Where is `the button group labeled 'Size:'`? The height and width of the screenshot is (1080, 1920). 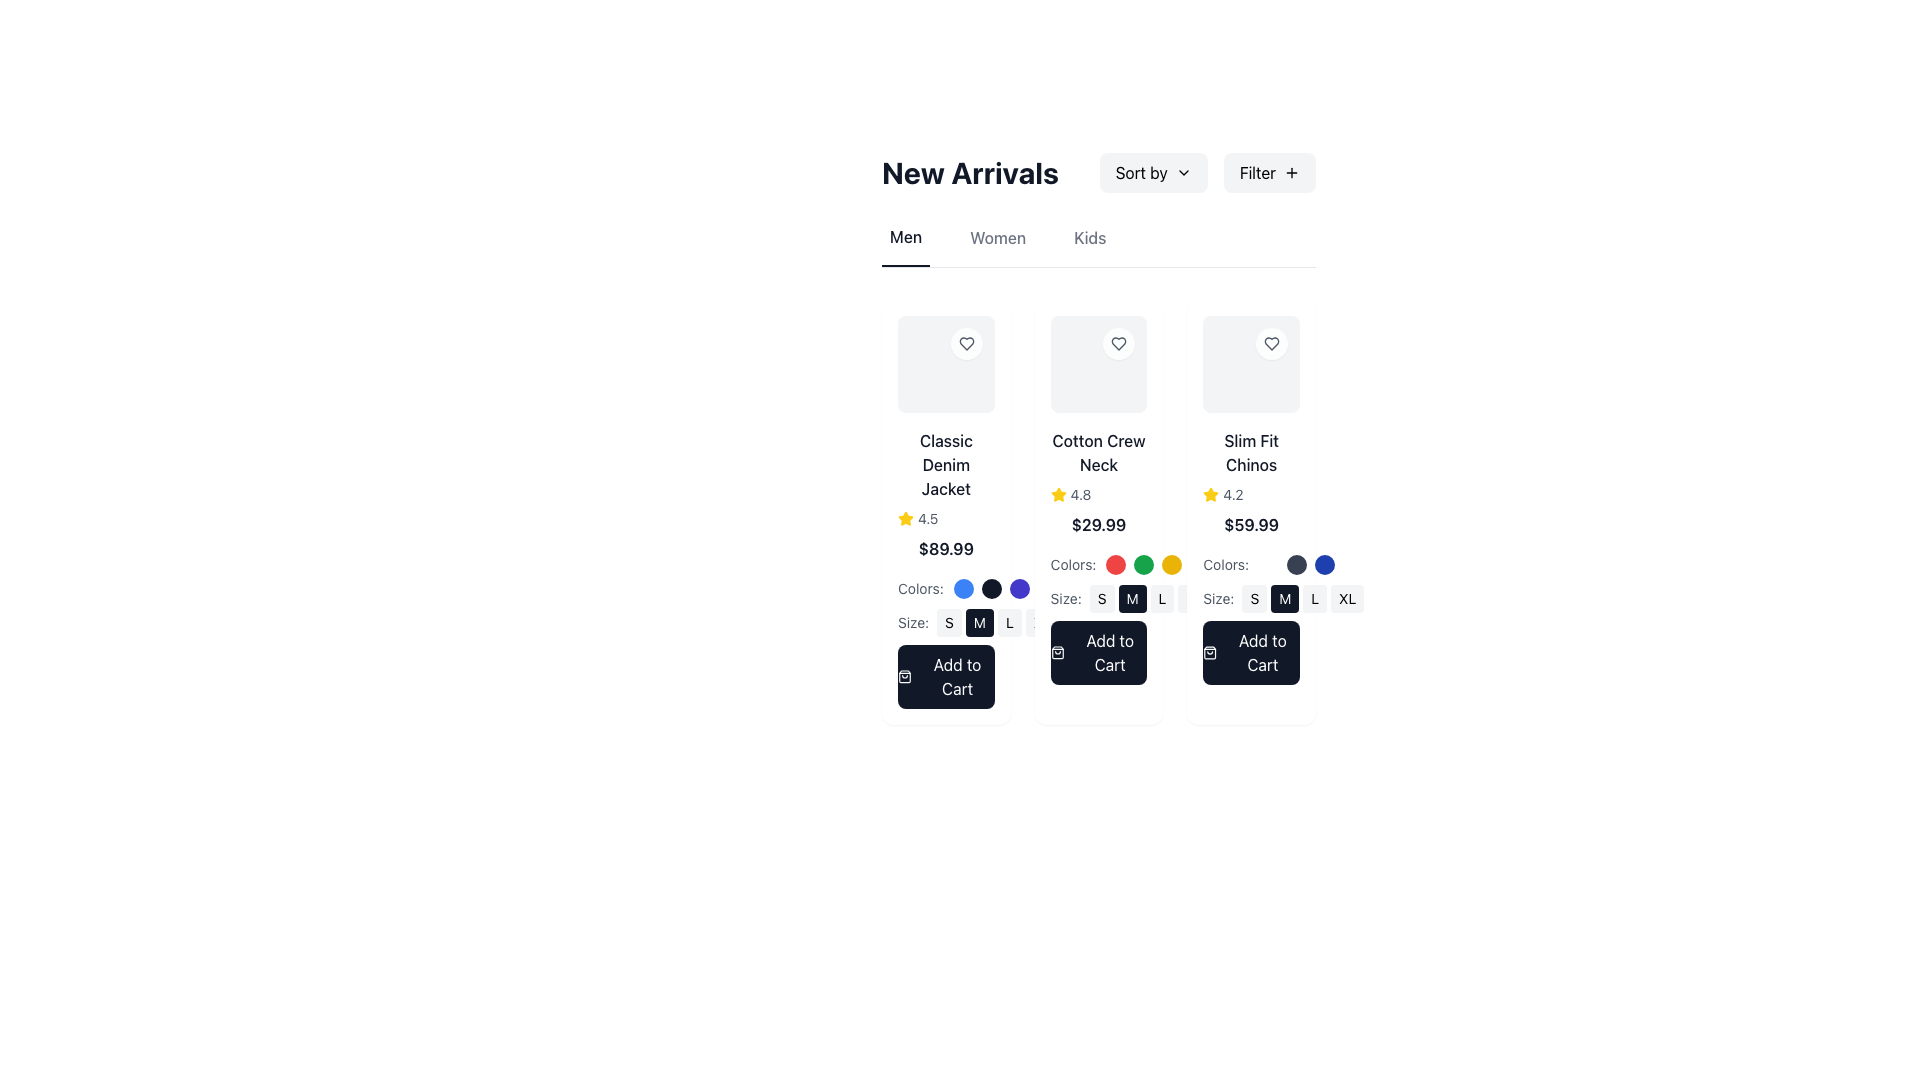
the button group labeled 'Size:' is located at coordinates (1098, 597).